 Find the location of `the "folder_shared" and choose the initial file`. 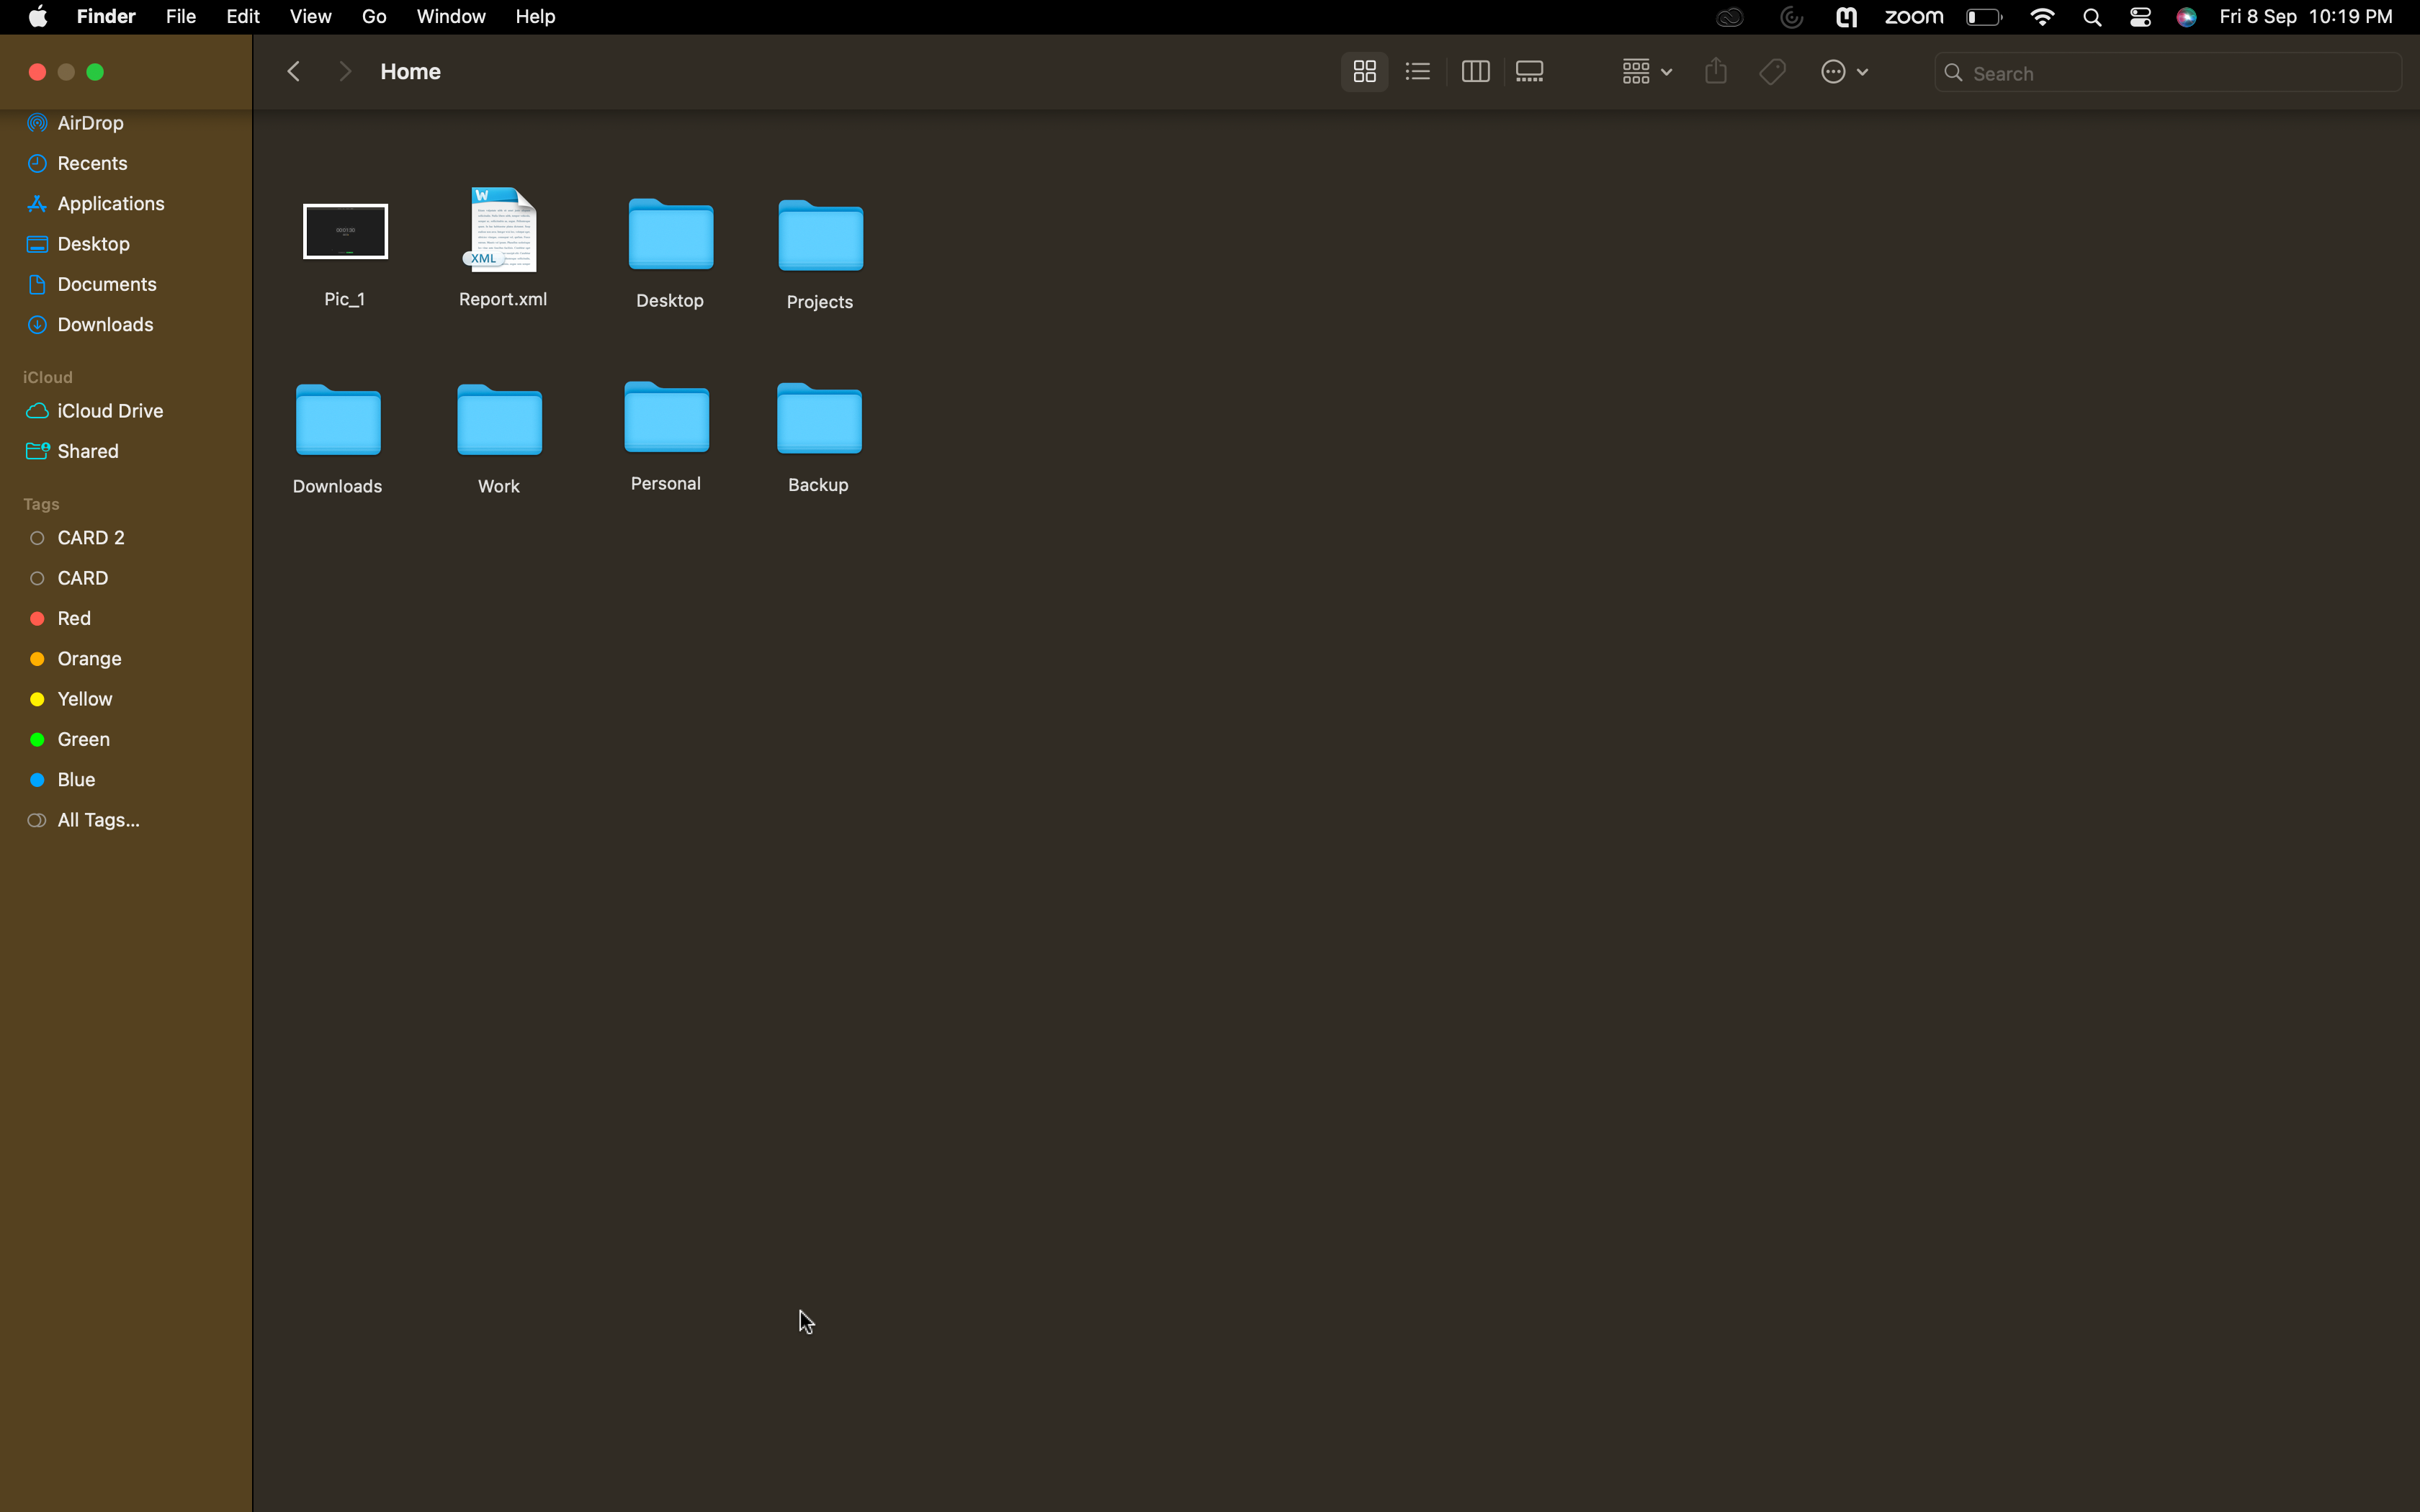

the "folder_shared" and choose the initial file is located at coordinates (117, 448).